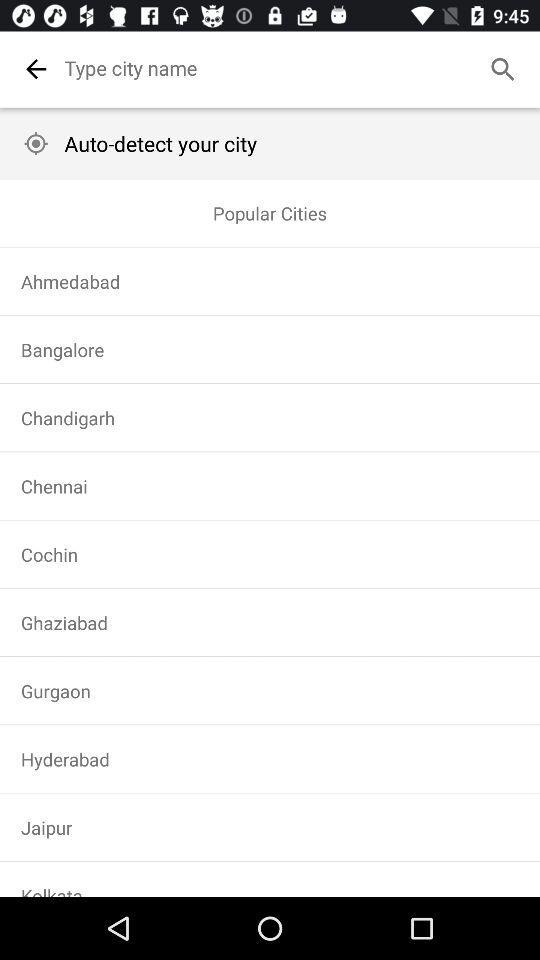 Image resolution: width=540 pixels, height=960 pixels. I want to click on return to the previous screen, so click(36, 69).